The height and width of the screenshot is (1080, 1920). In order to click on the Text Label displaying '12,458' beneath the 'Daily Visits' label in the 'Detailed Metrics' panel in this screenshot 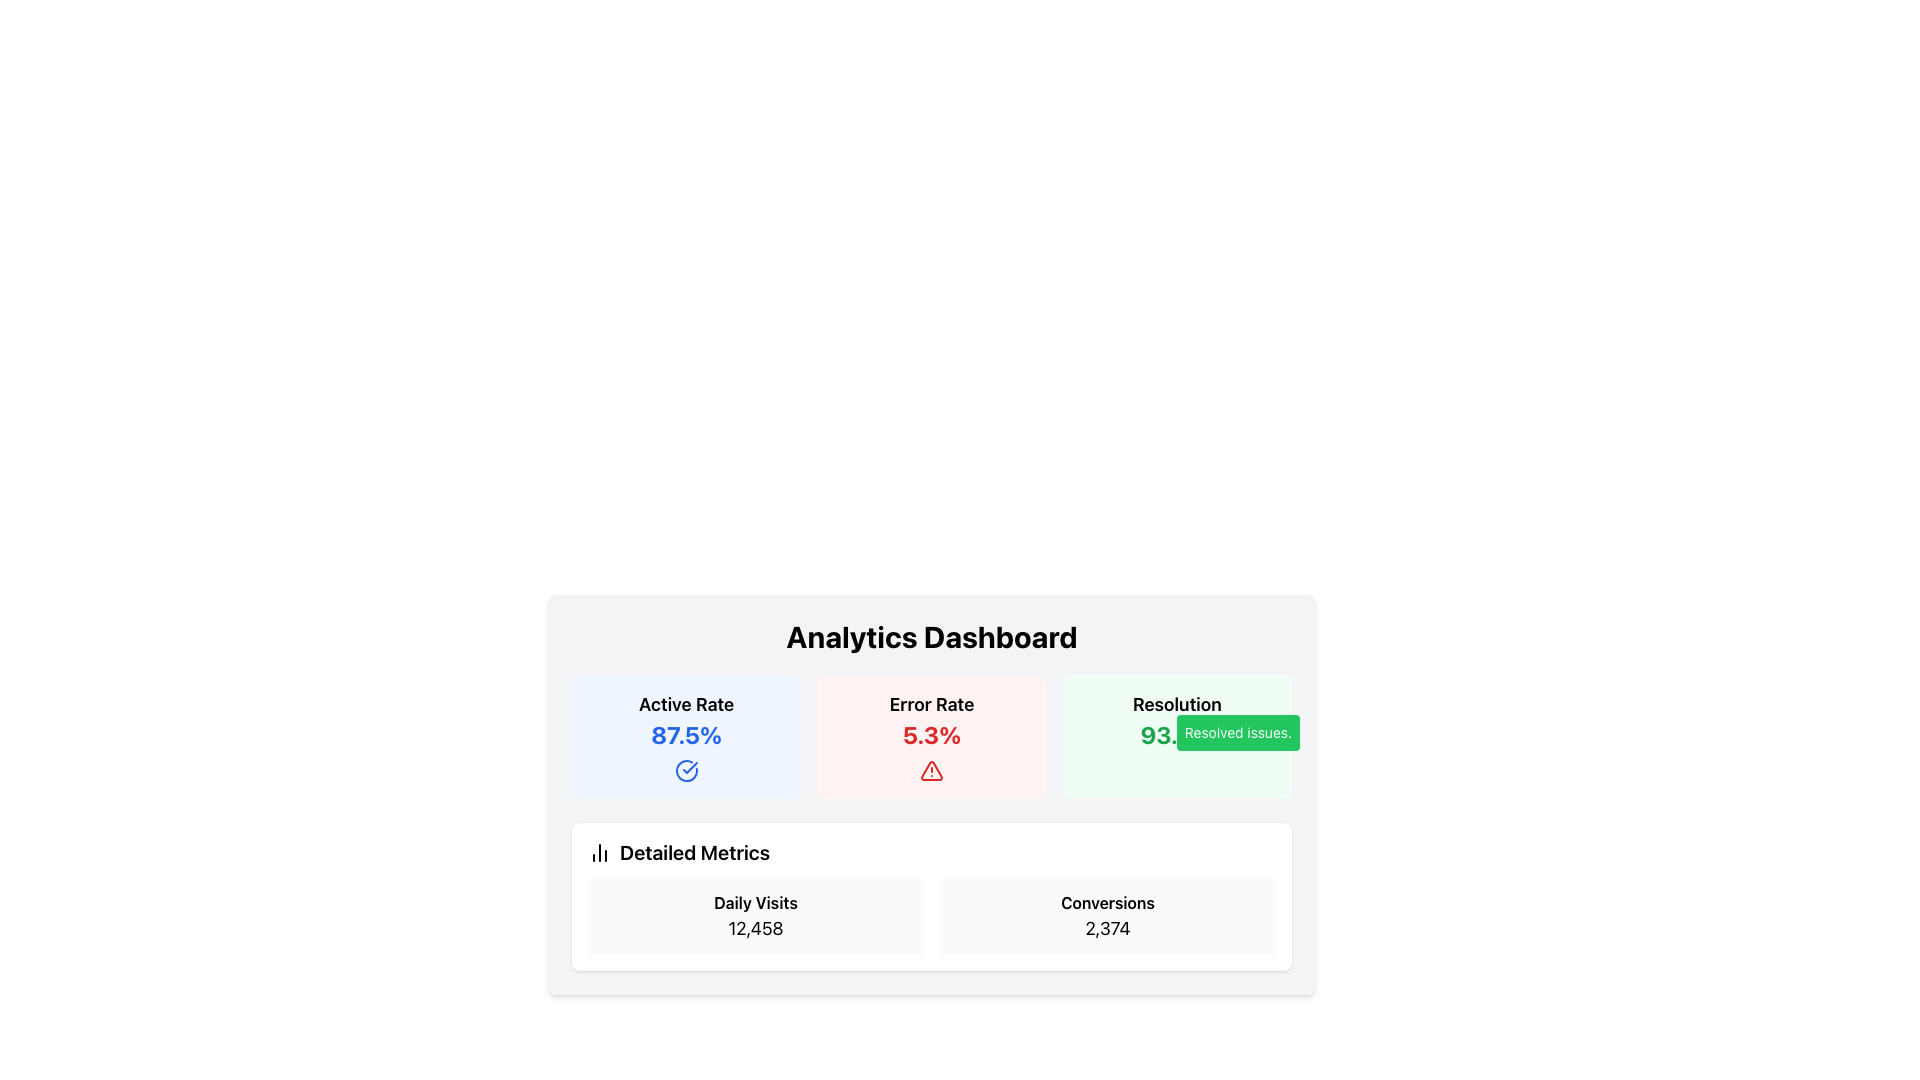, I will do `click(754, 929)`.